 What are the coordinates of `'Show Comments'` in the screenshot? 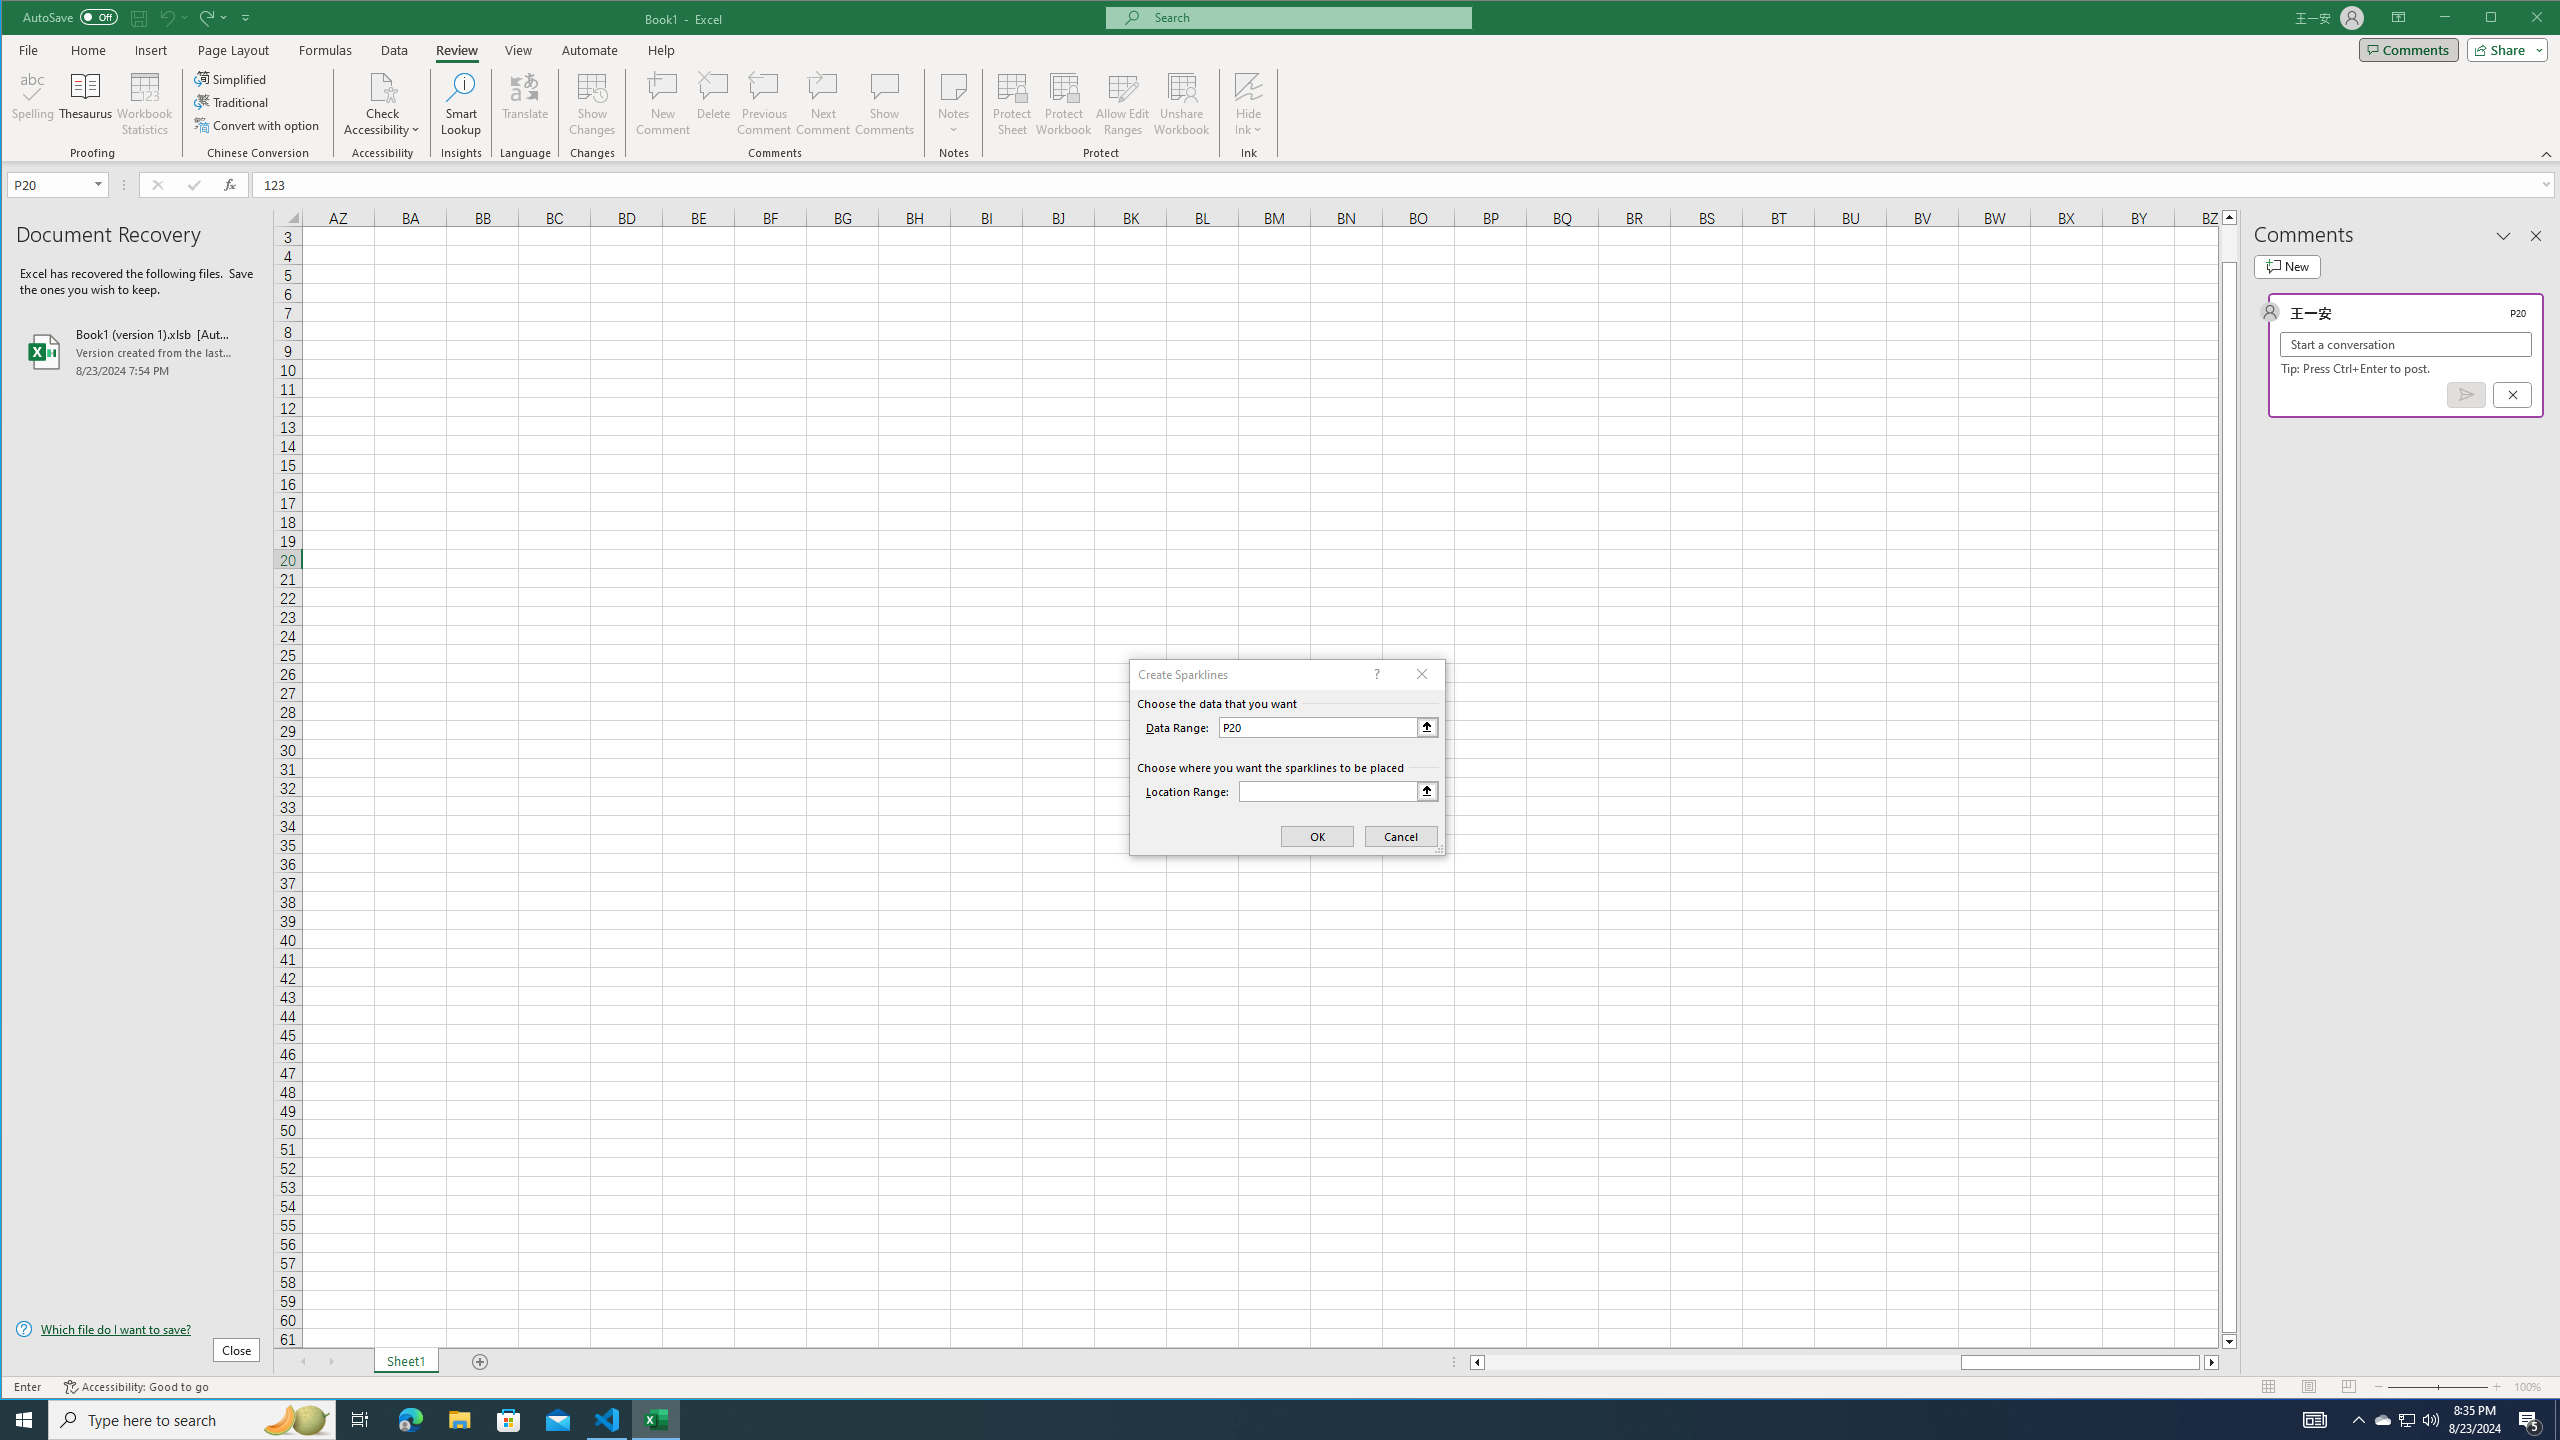 It's located at (884, 103).